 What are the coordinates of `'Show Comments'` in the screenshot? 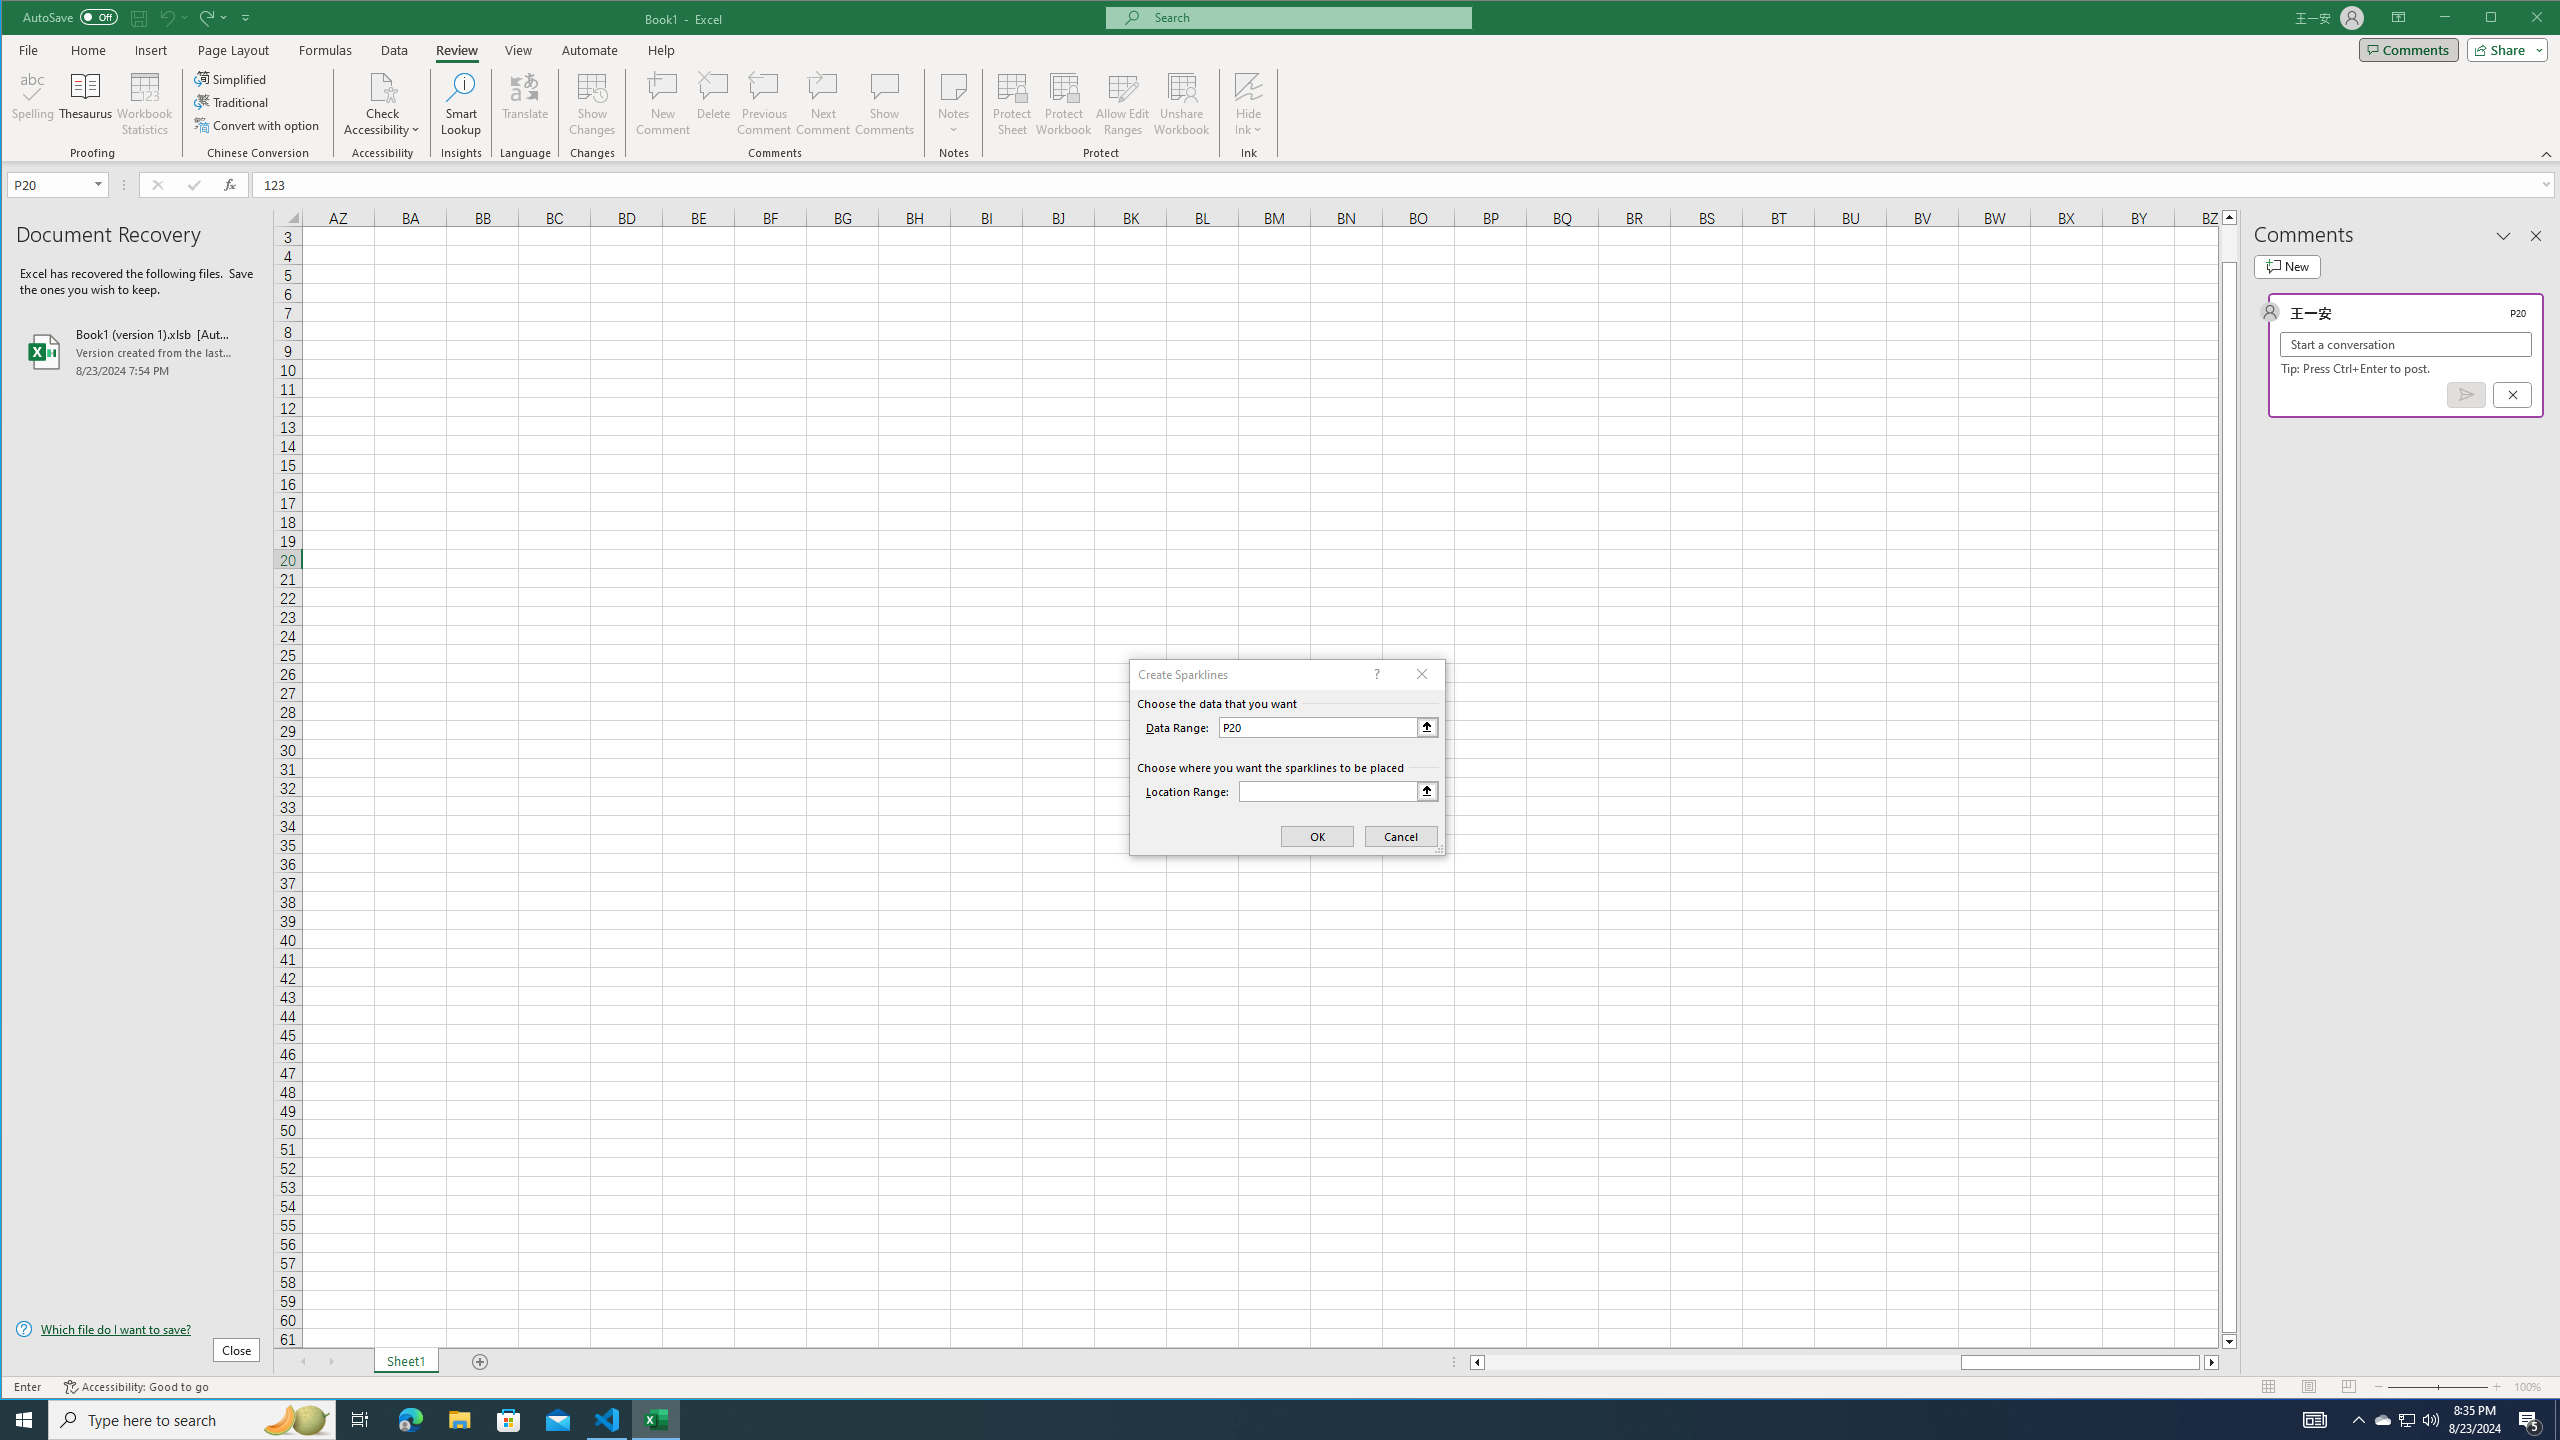 It's located at (884, 103).